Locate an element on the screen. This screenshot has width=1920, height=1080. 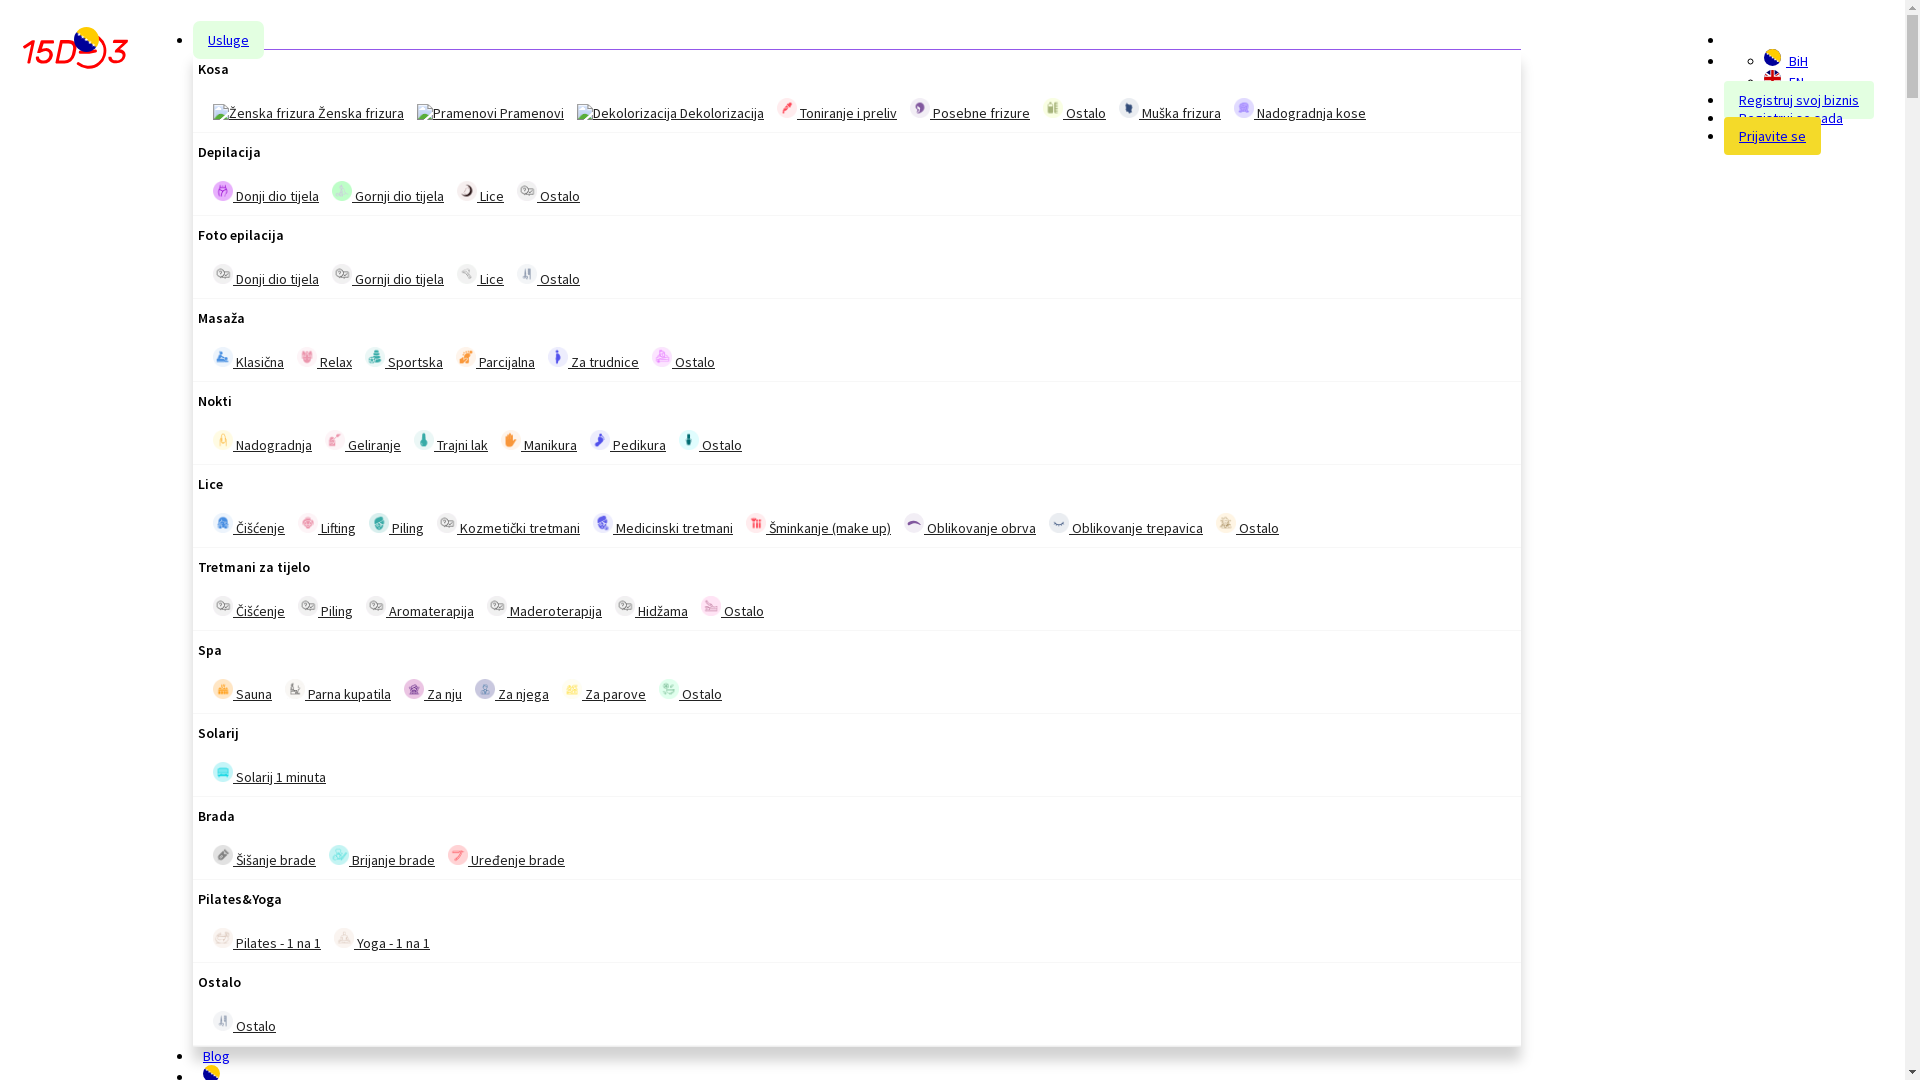
'Toniranje i preliv' is located at coordinates (771, 110).